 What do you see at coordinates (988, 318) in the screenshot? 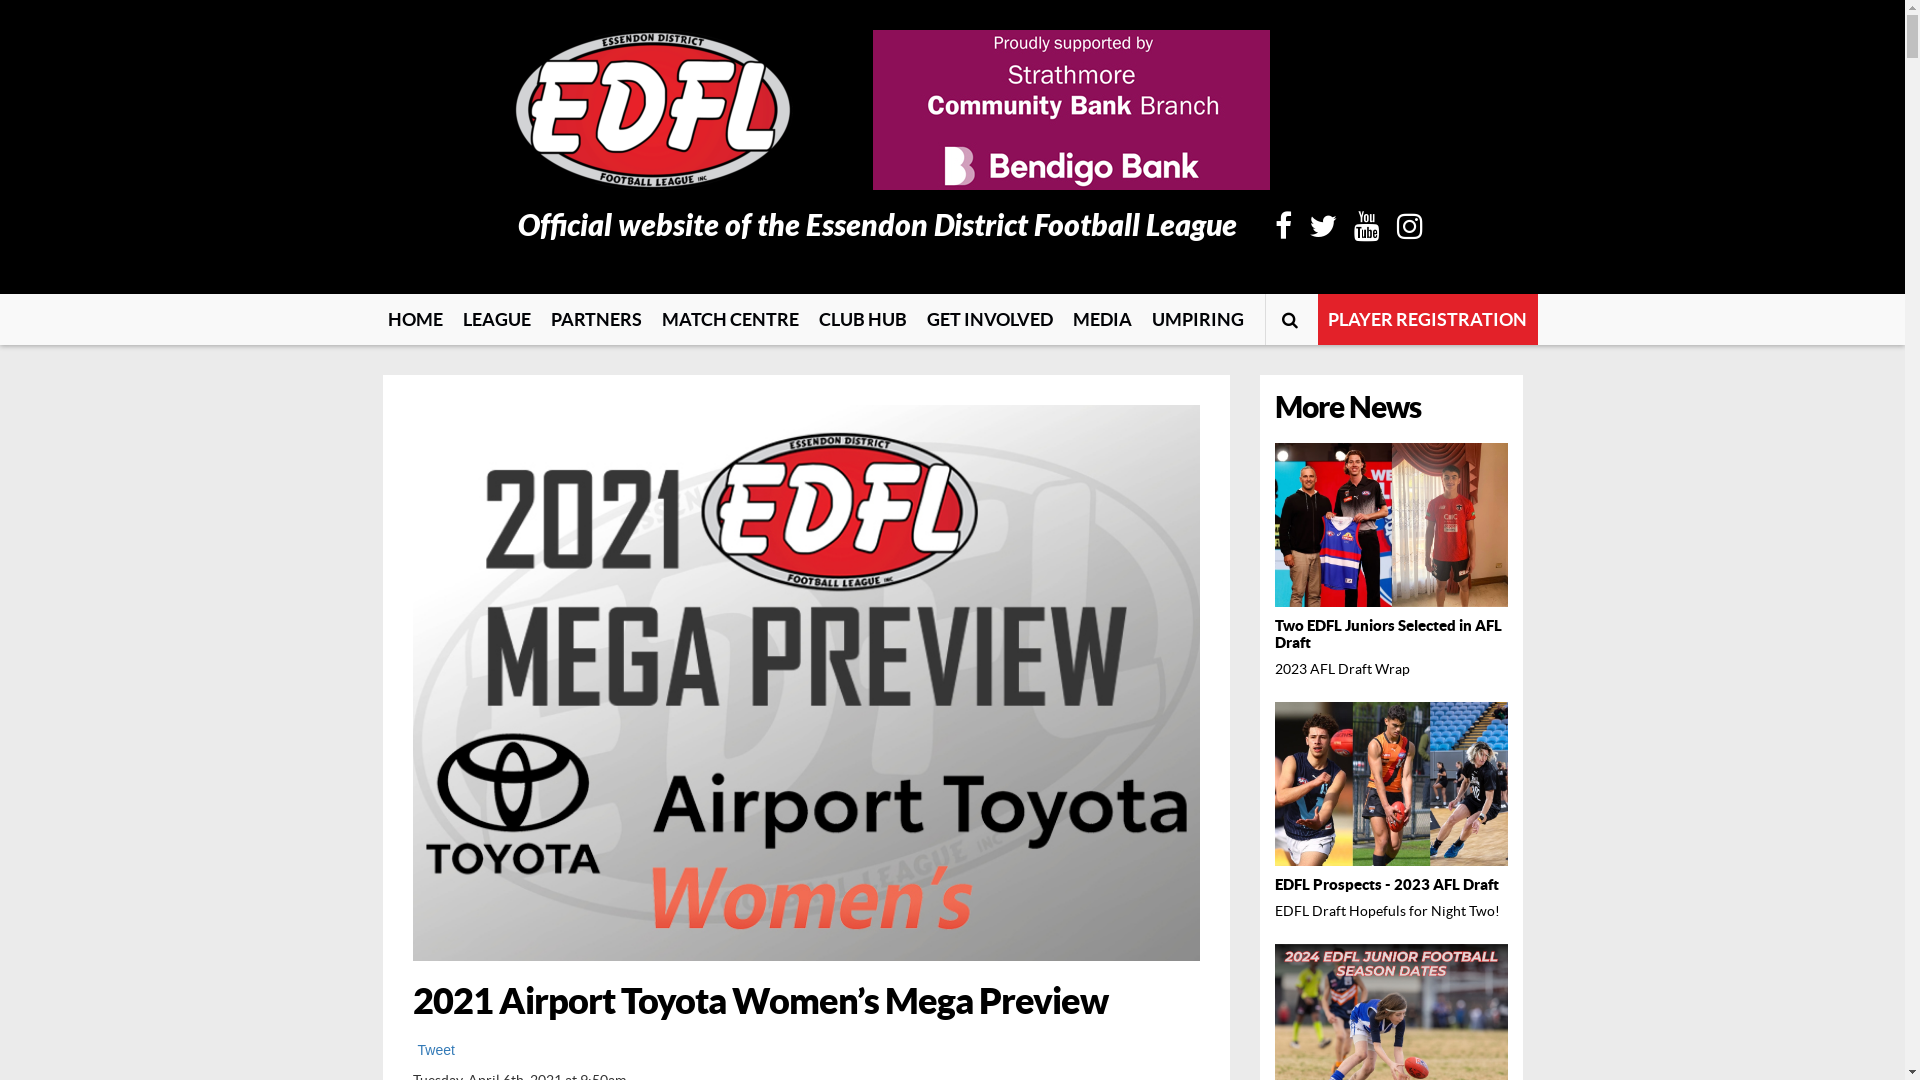
I see `'GET INVOLVED'` at bounding box center [988, 318].